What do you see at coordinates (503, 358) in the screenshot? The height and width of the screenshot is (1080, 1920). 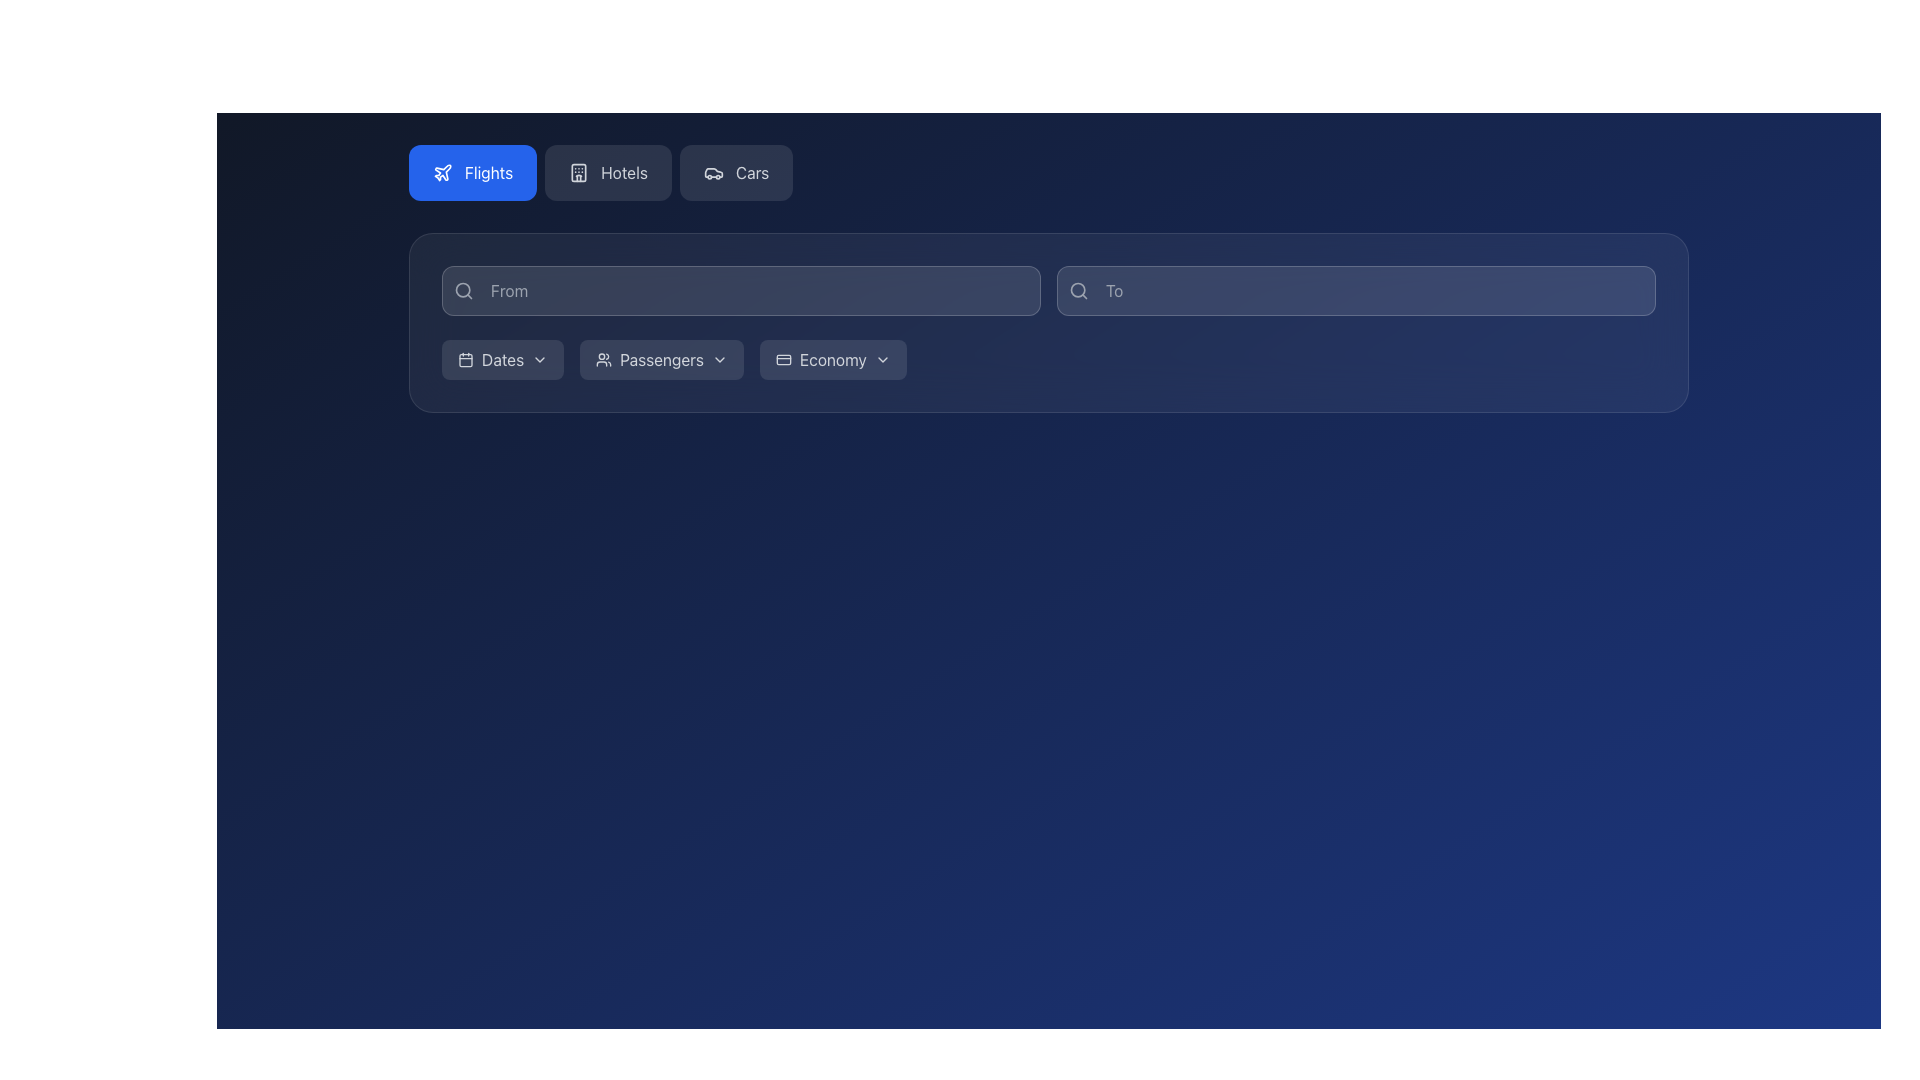 I see `the static text indicating the date selection section, which is centrally positioned between a calendar icon and an arrow icon` at bounding box center [503, 358].